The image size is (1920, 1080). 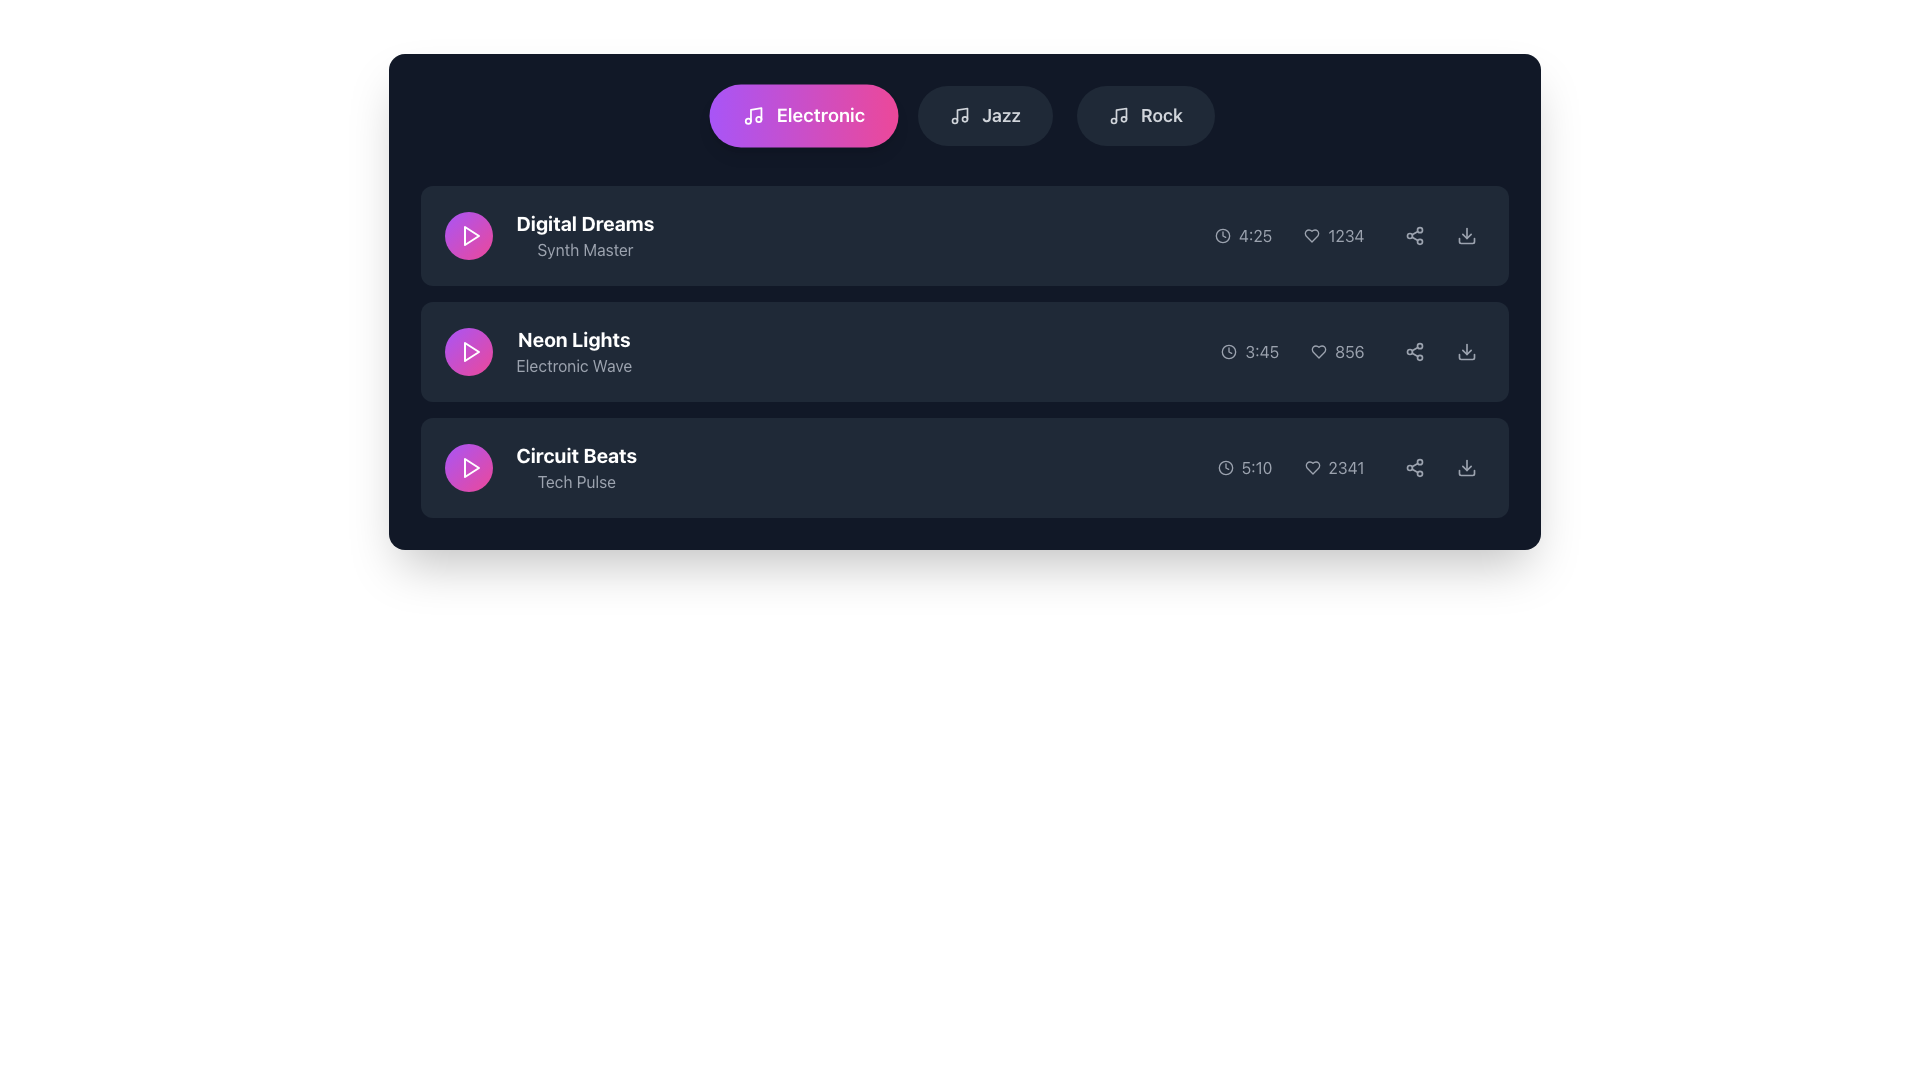 I want to click on numeric display showing '1234' which is styled with a gray font and located adjacent to a heart icon in the topmost row under the 'Electronic' tab, so click(x=1334, y=234).